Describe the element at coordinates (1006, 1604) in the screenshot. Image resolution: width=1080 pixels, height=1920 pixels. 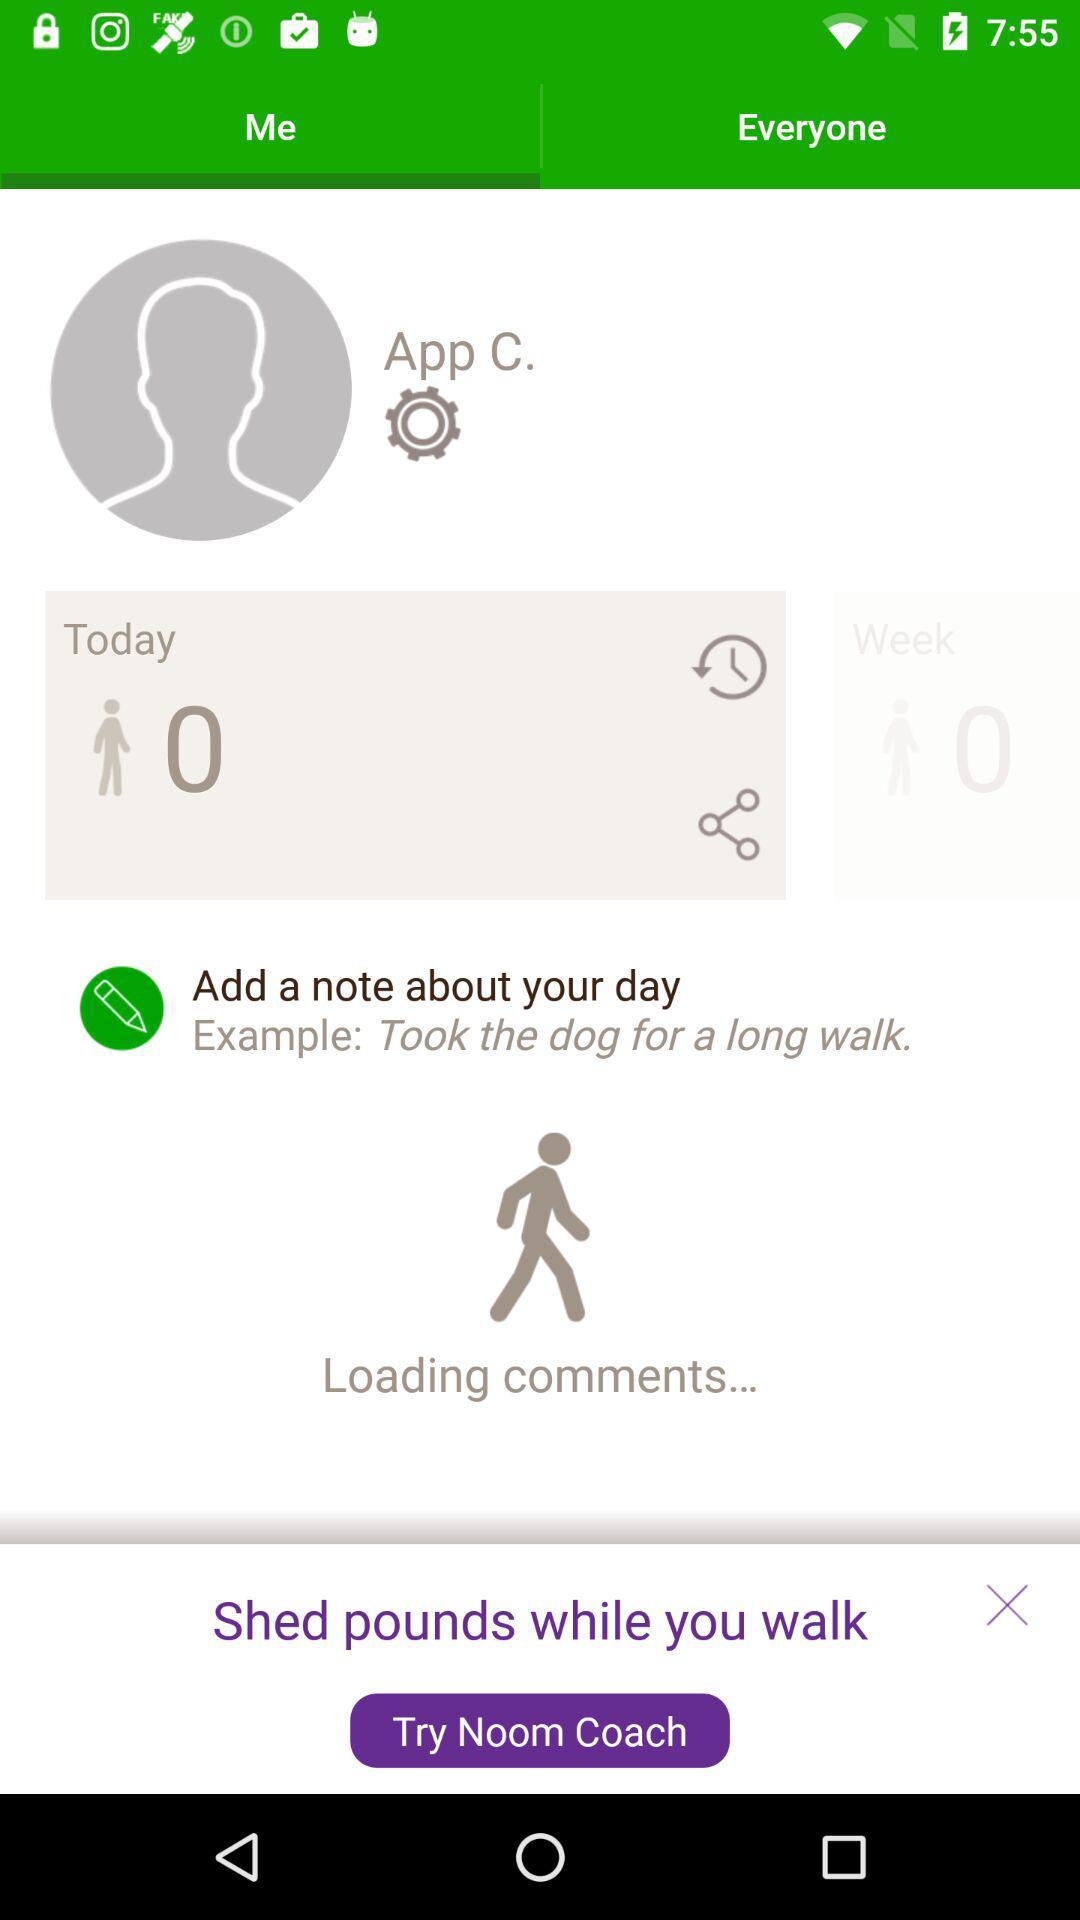
I see `the close icon` at that location.